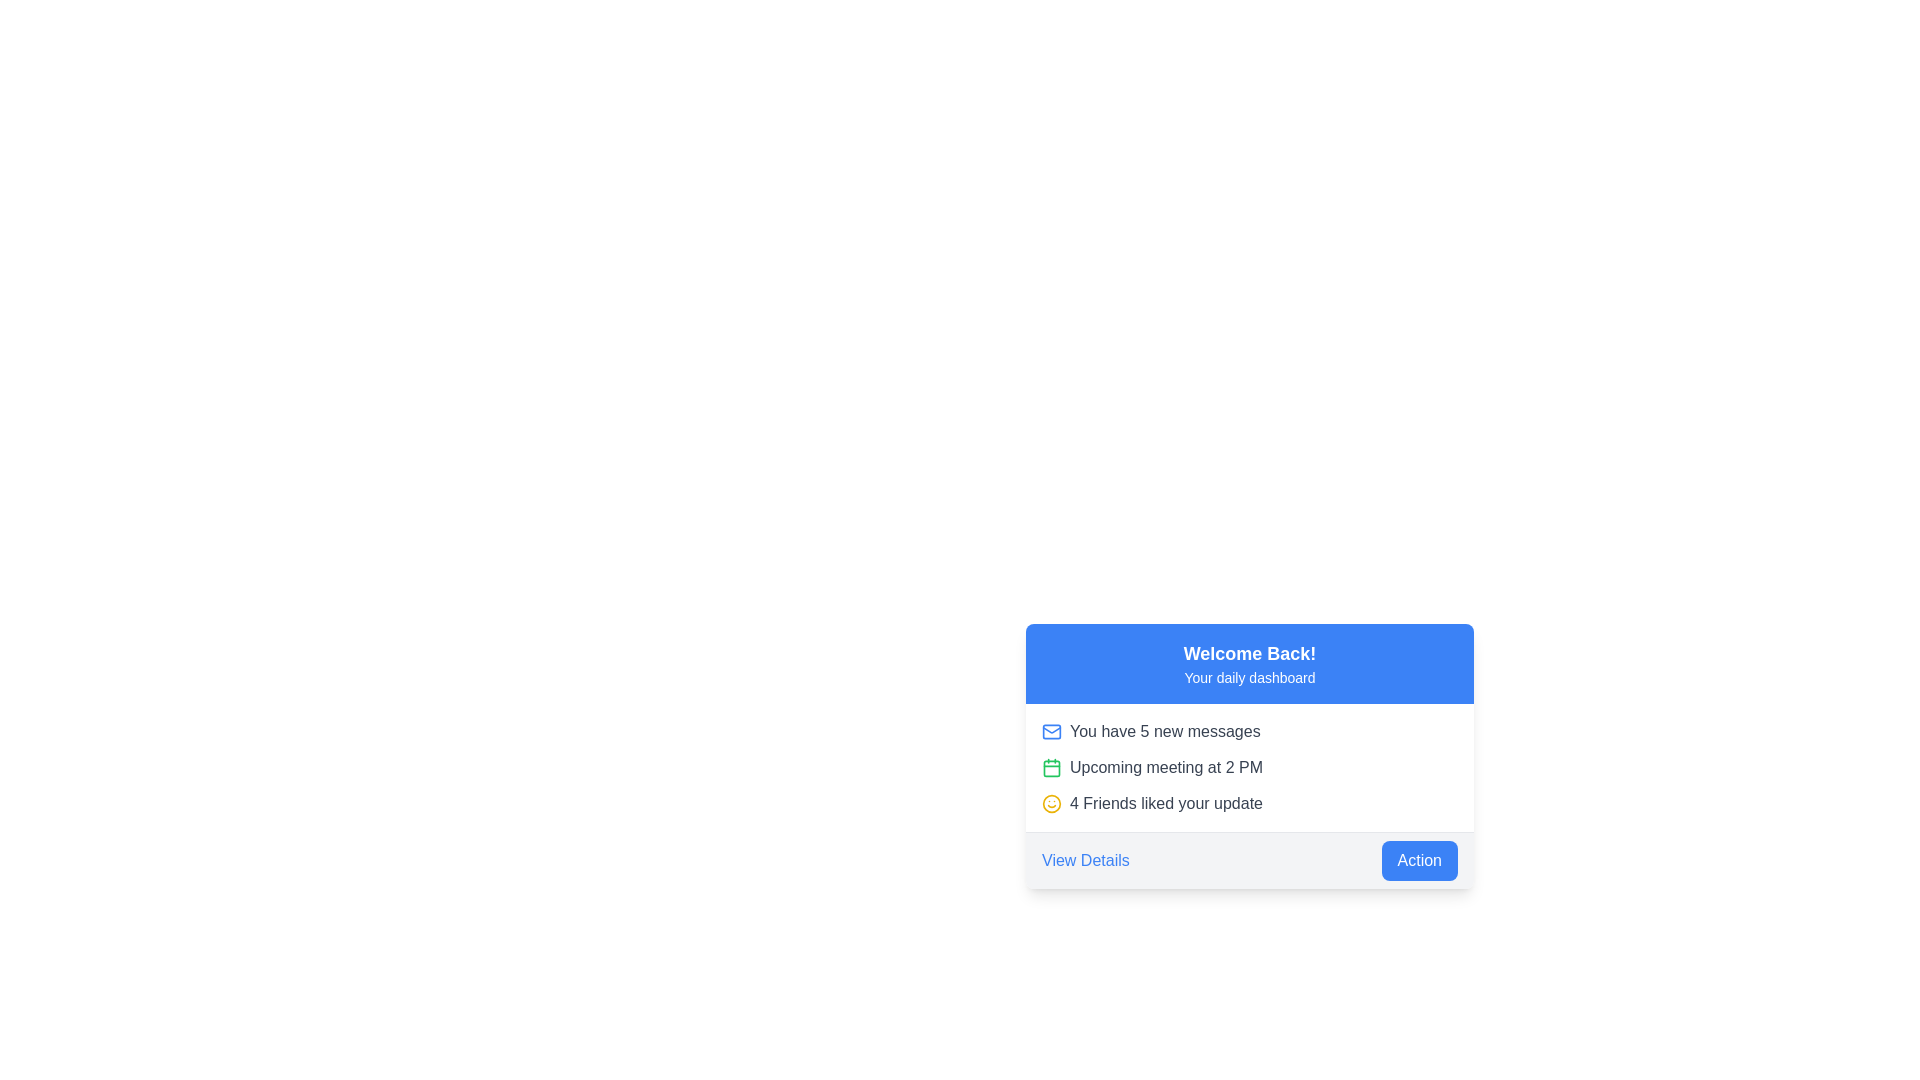 This screenshot has width=1920, height=1080. I want to click on the notification element displaying the message 'You have 5 new messages', which is the first item in a vertical list of notifications in the lower right card section of the interface, so click(1248, 732).